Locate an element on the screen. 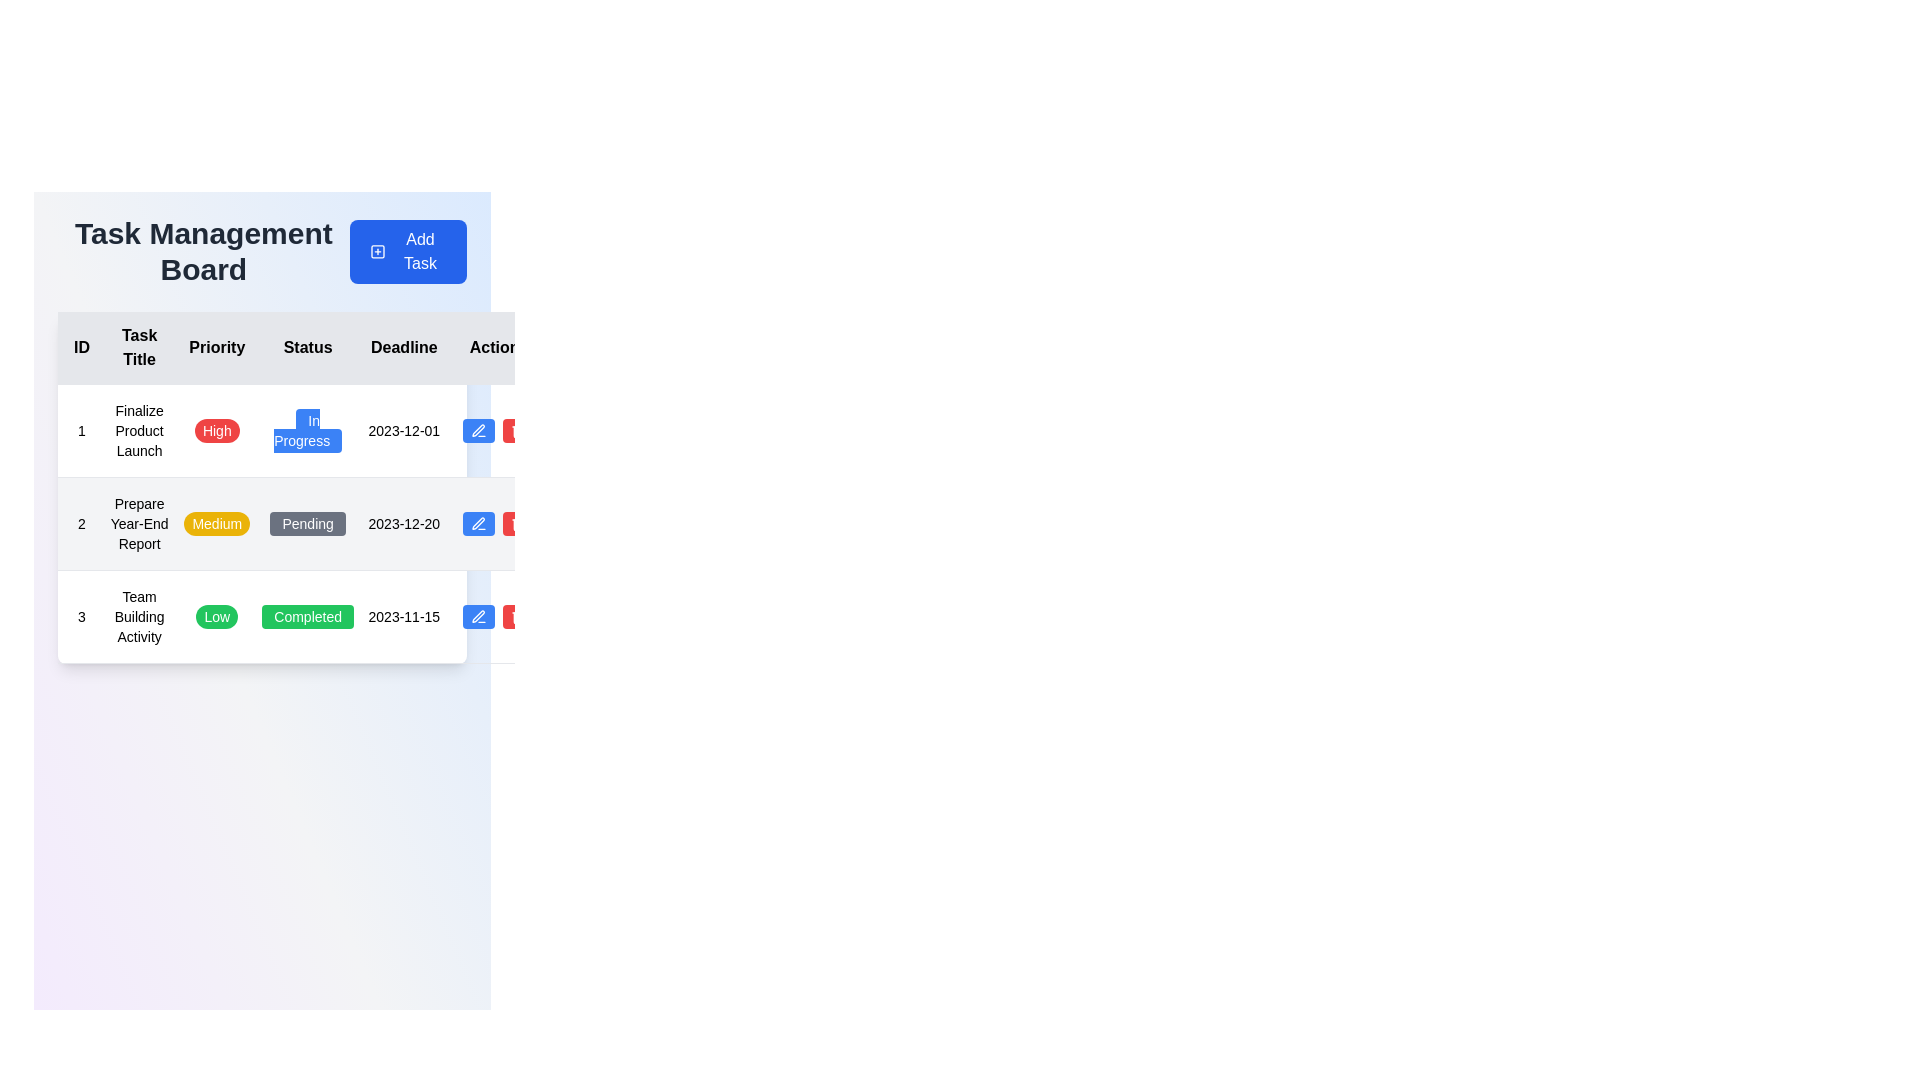  the 'Pending' badge in the second row of the task management table, which has a gray background and is adjacent to the 'Deadline' cell with '2023-12-20' is located at coordinates (307, 523).